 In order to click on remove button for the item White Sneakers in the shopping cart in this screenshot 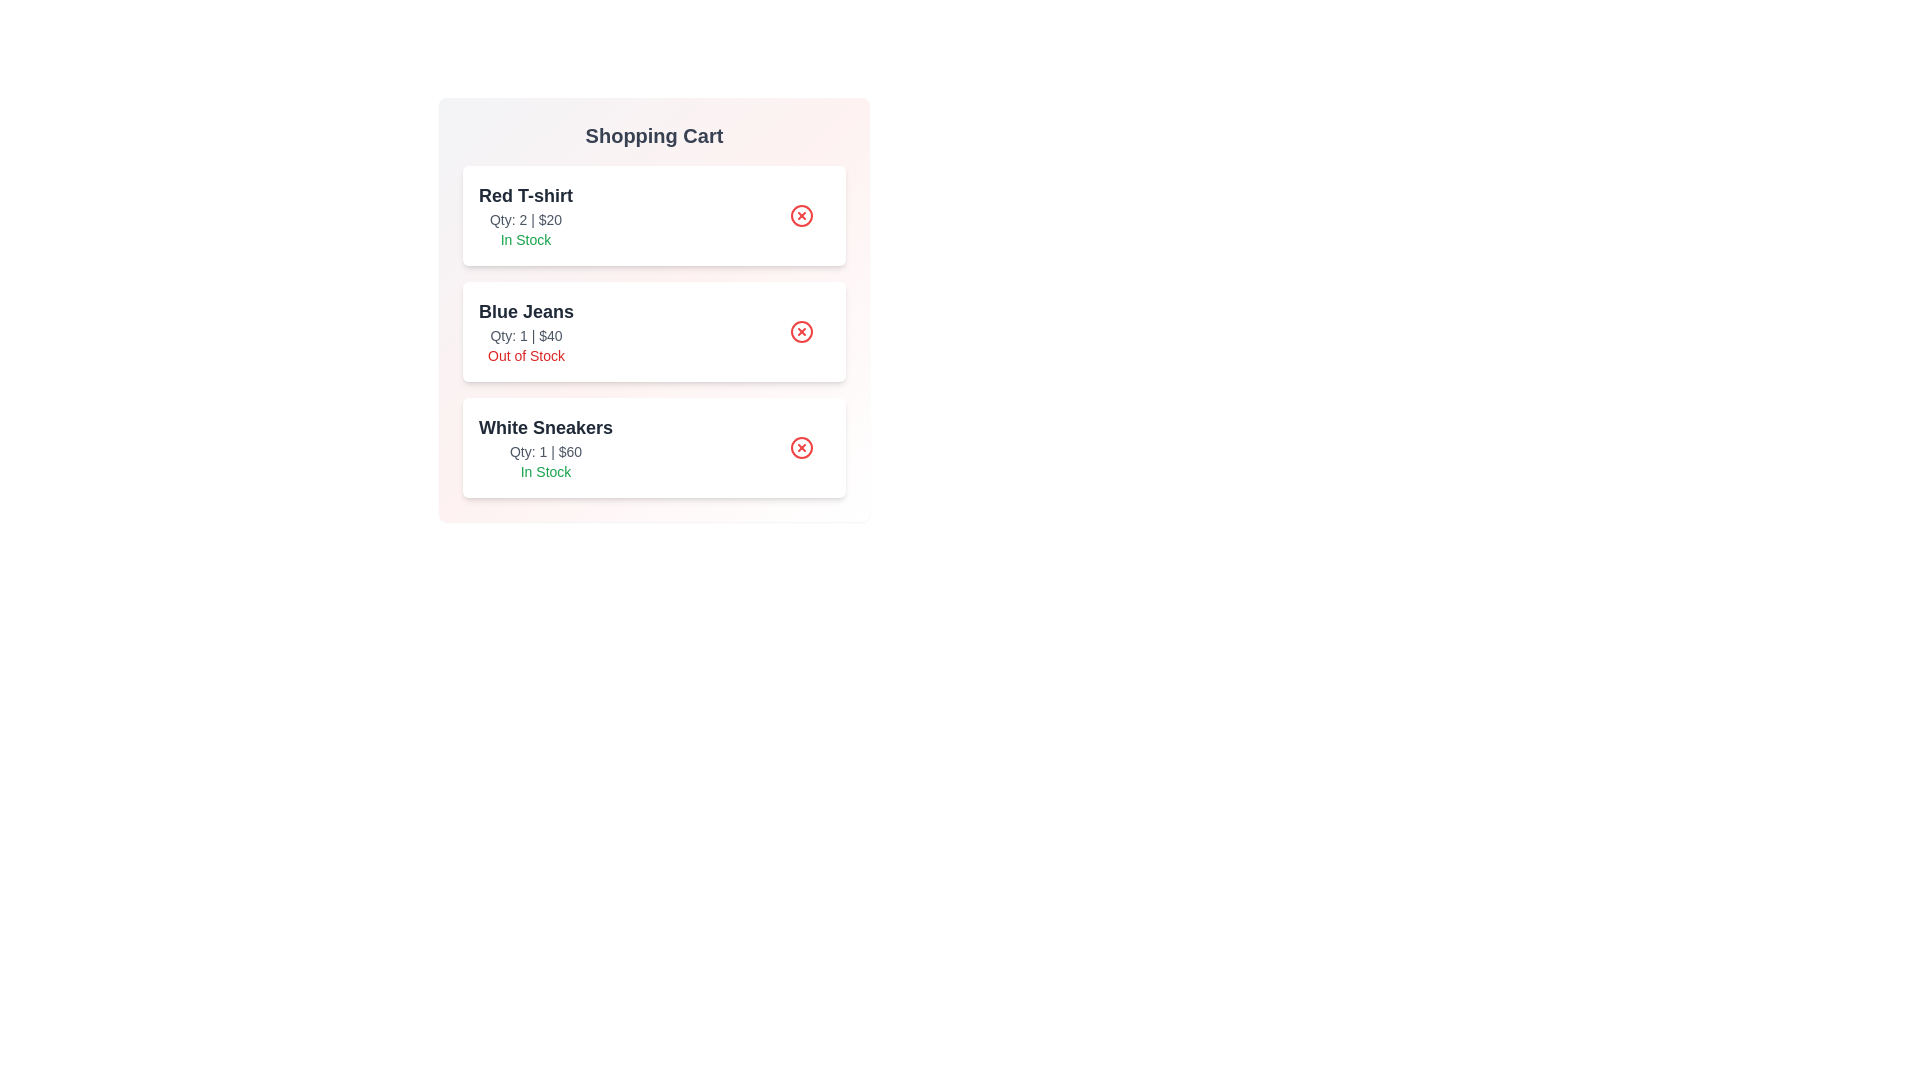, I will do `click(801, 446)`.